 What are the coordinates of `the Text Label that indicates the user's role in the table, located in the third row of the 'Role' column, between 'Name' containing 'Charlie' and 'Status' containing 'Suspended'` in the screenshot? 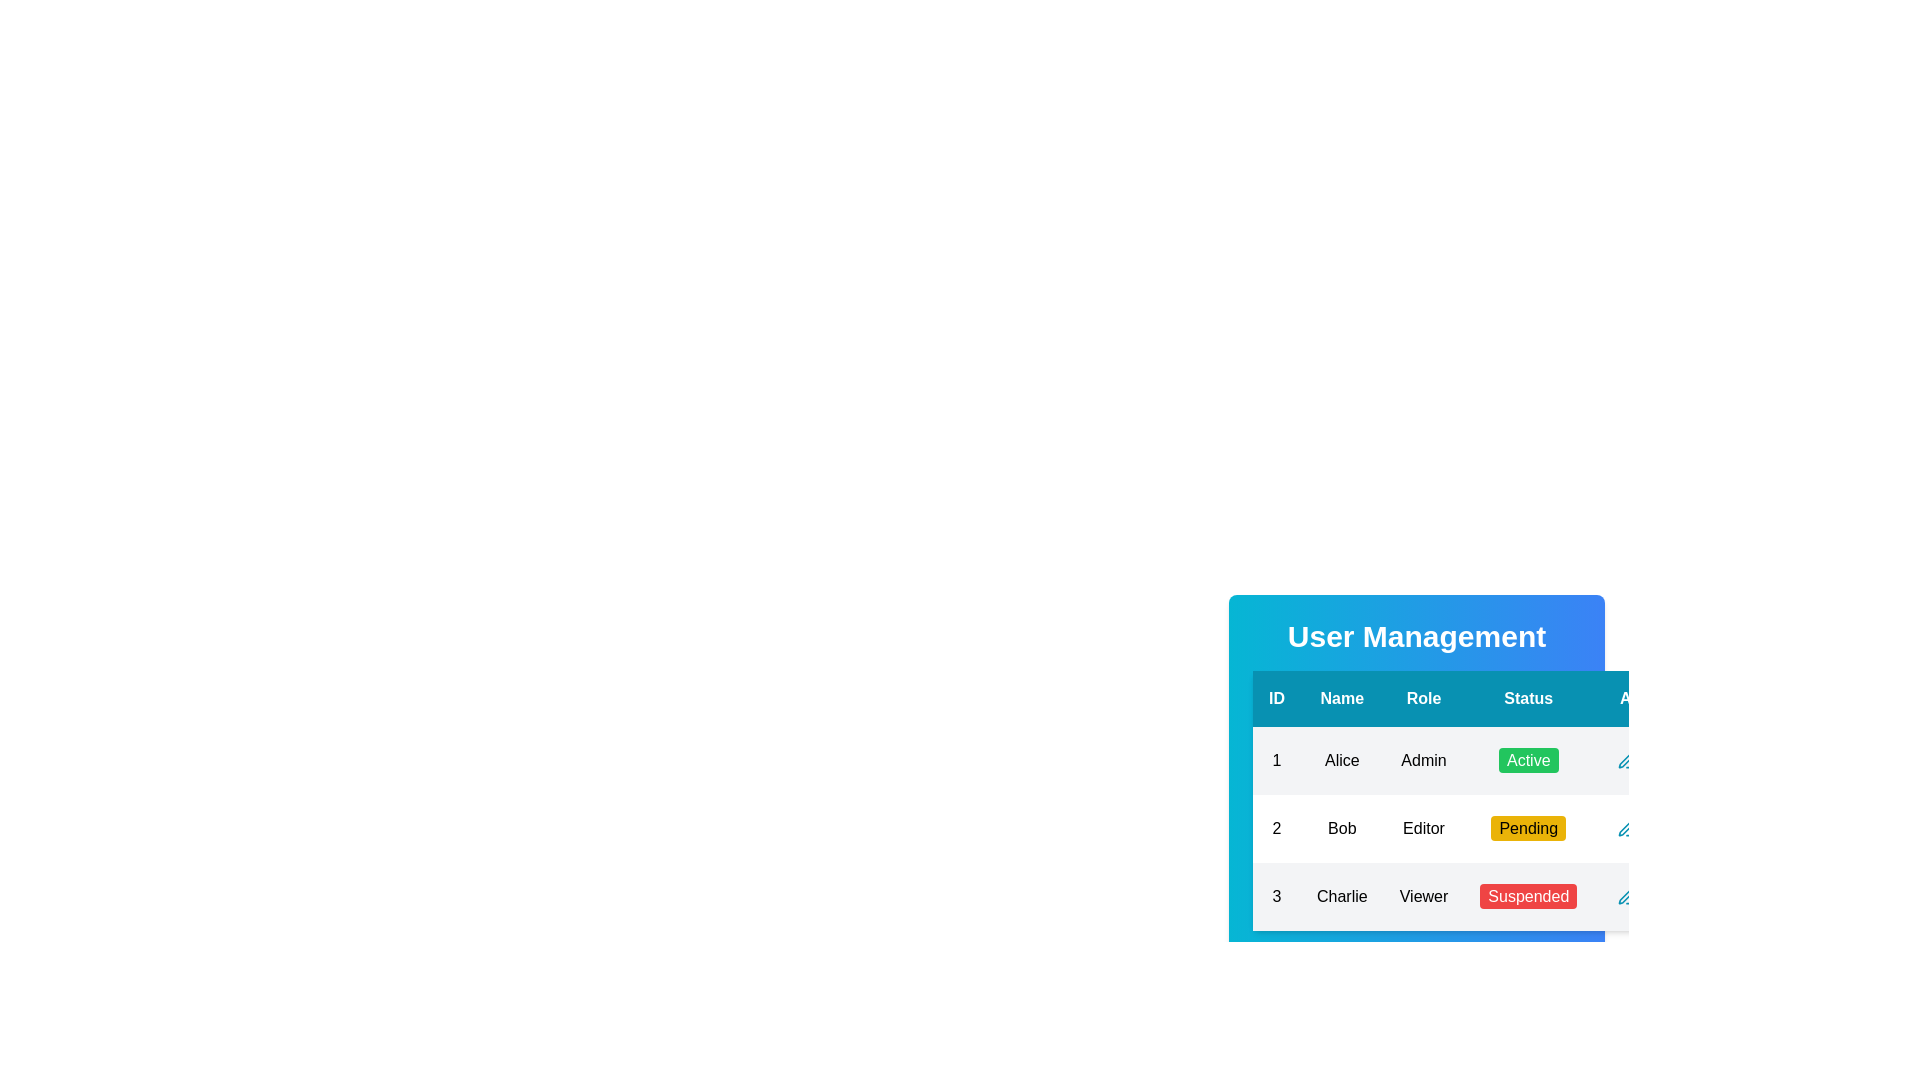 It's located at (1423, 896).